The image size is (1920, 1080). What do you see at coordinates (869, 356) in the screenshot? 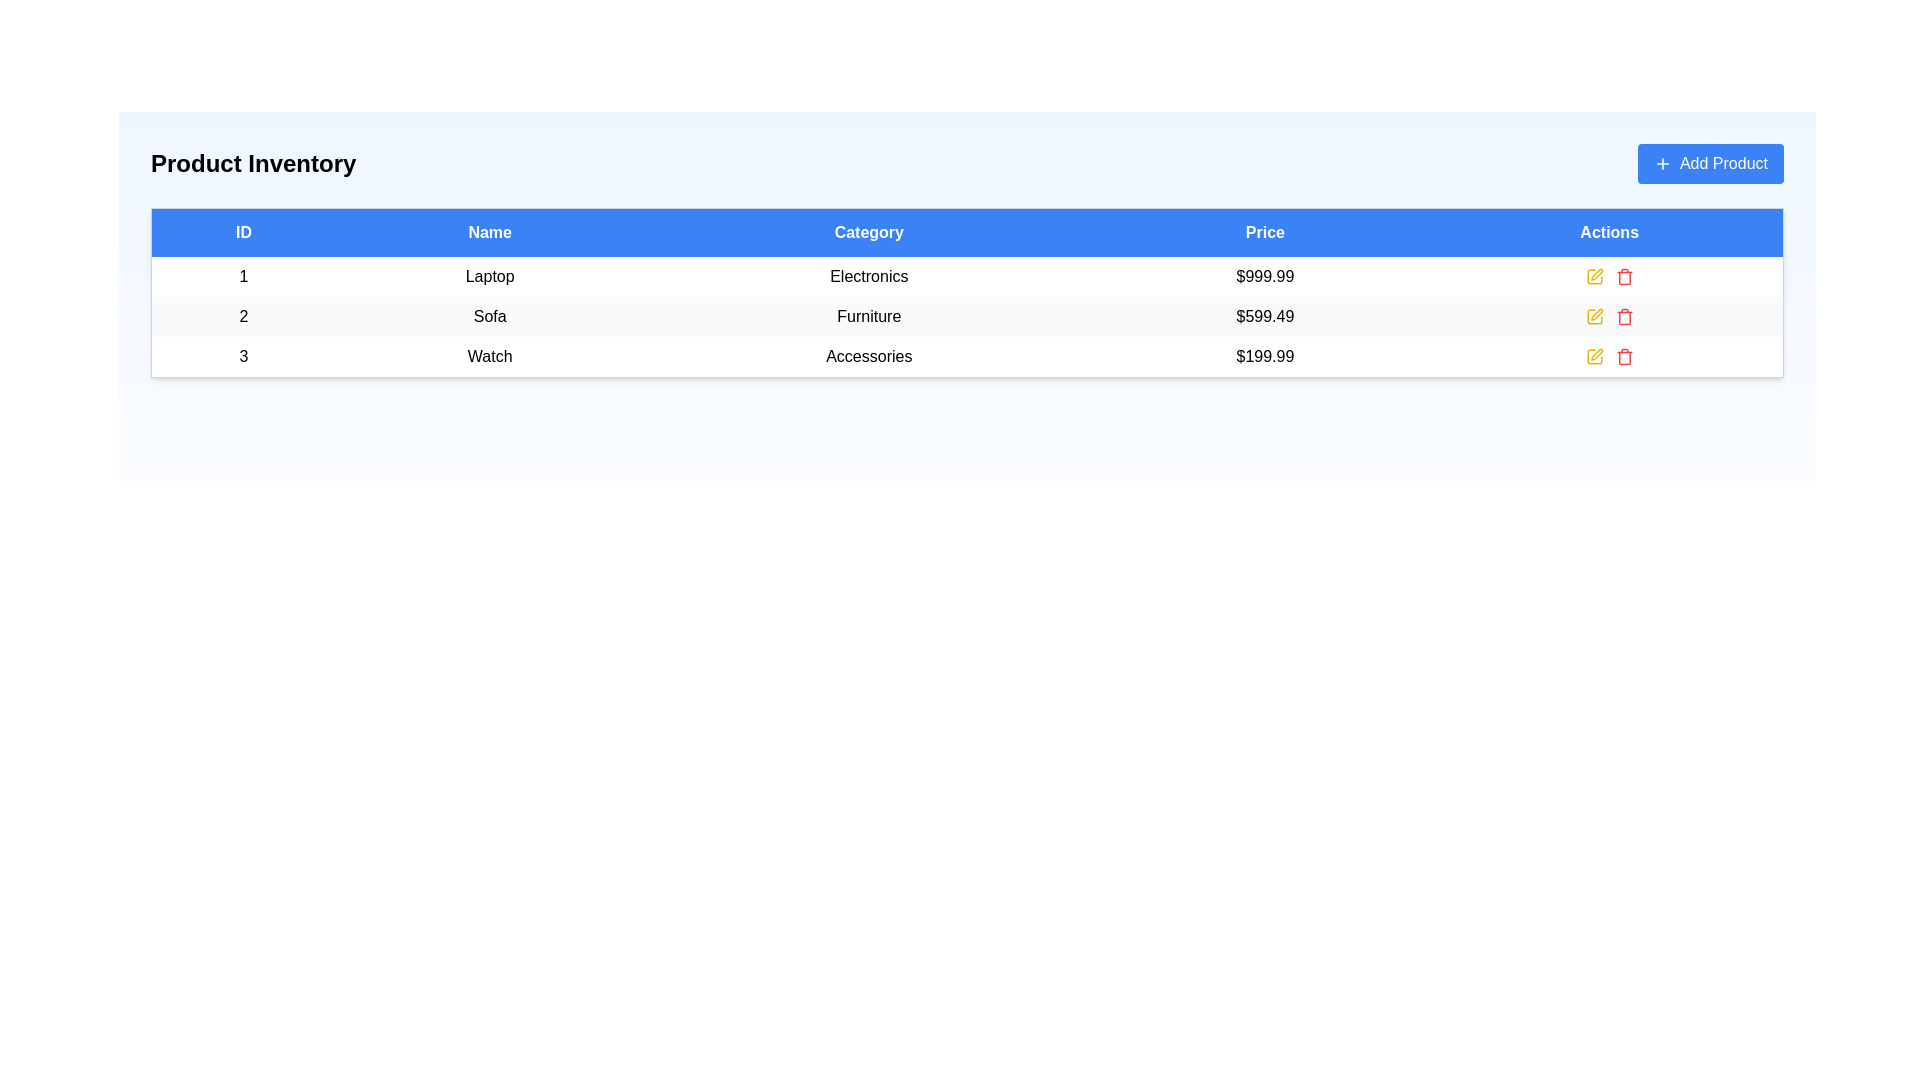
I see `the 'Accessories' text label in the third column of the third row of the product table, which follows the 'Watch' text and precedes the price '$199.99'` at bounding box center [869, 356].